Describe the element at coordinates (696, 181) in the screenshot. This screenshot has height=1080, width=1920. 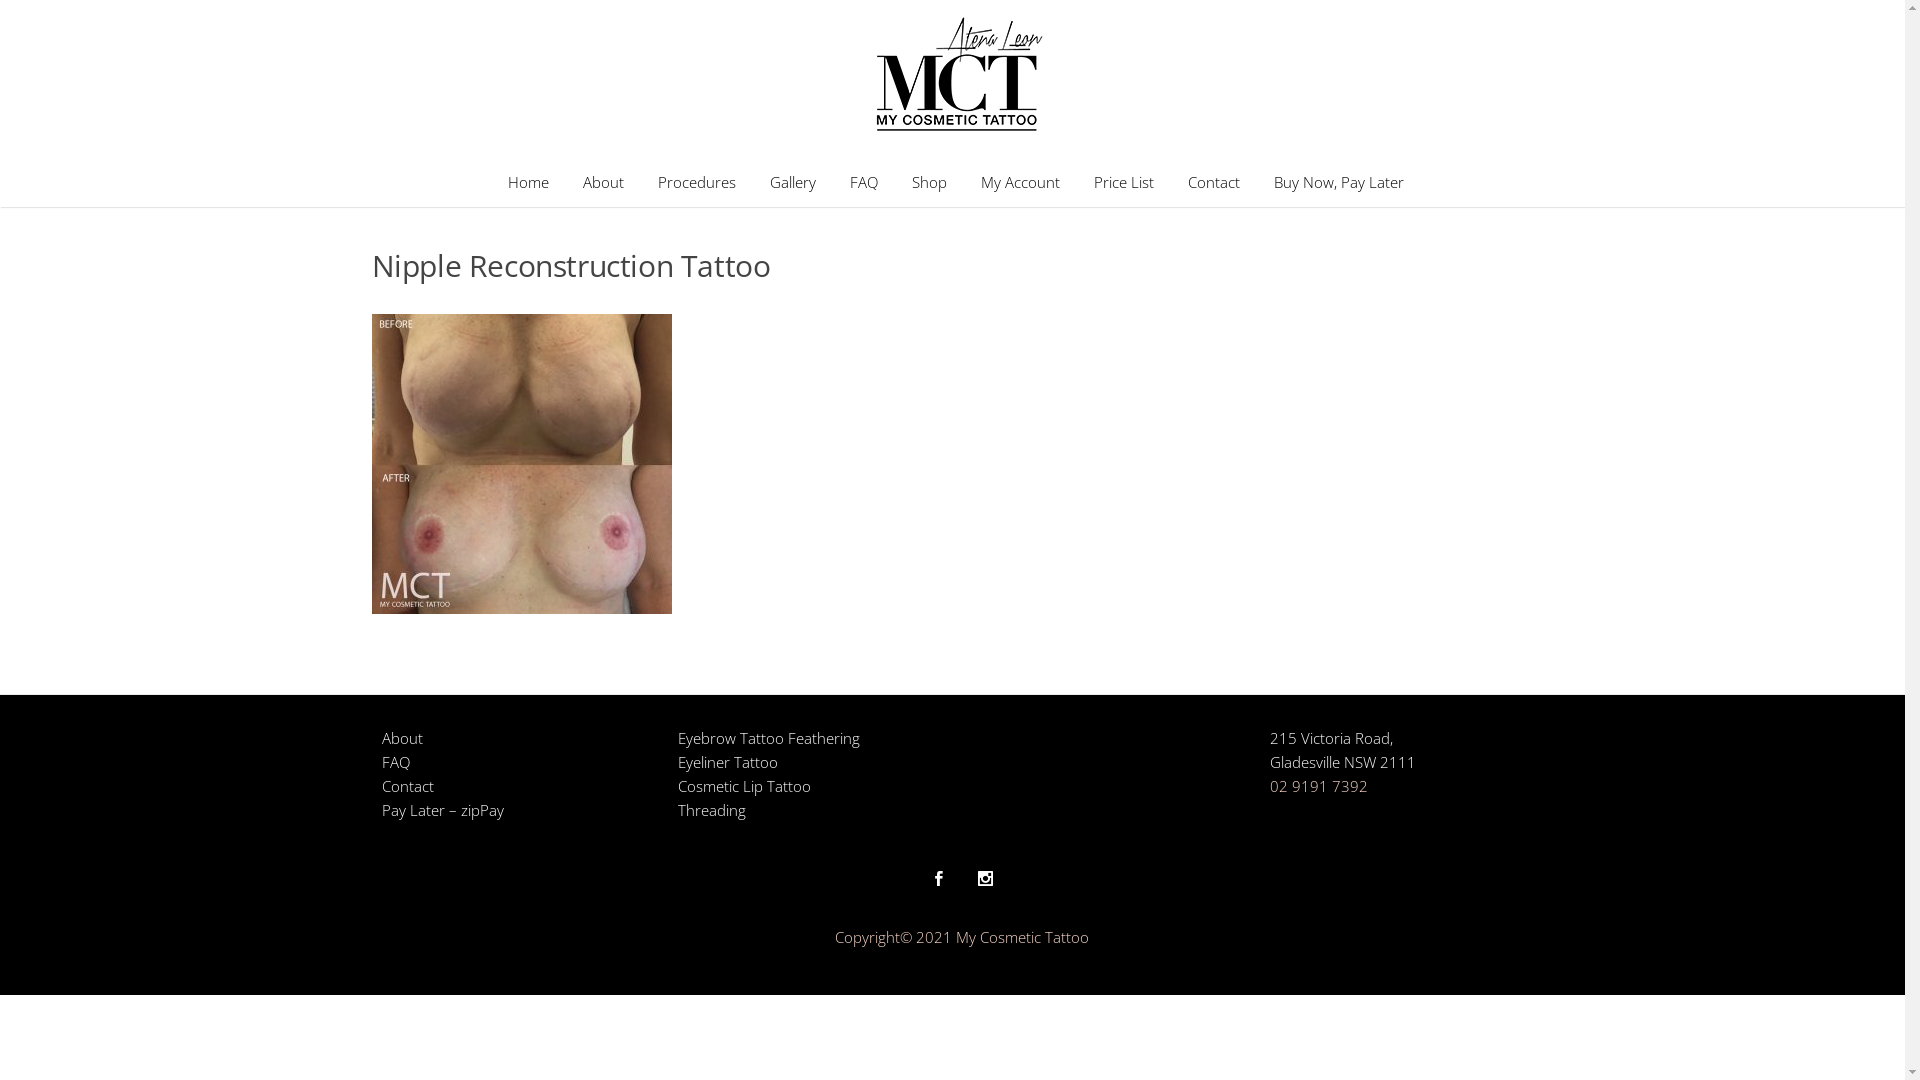
I see `'Procedures'` at that location.